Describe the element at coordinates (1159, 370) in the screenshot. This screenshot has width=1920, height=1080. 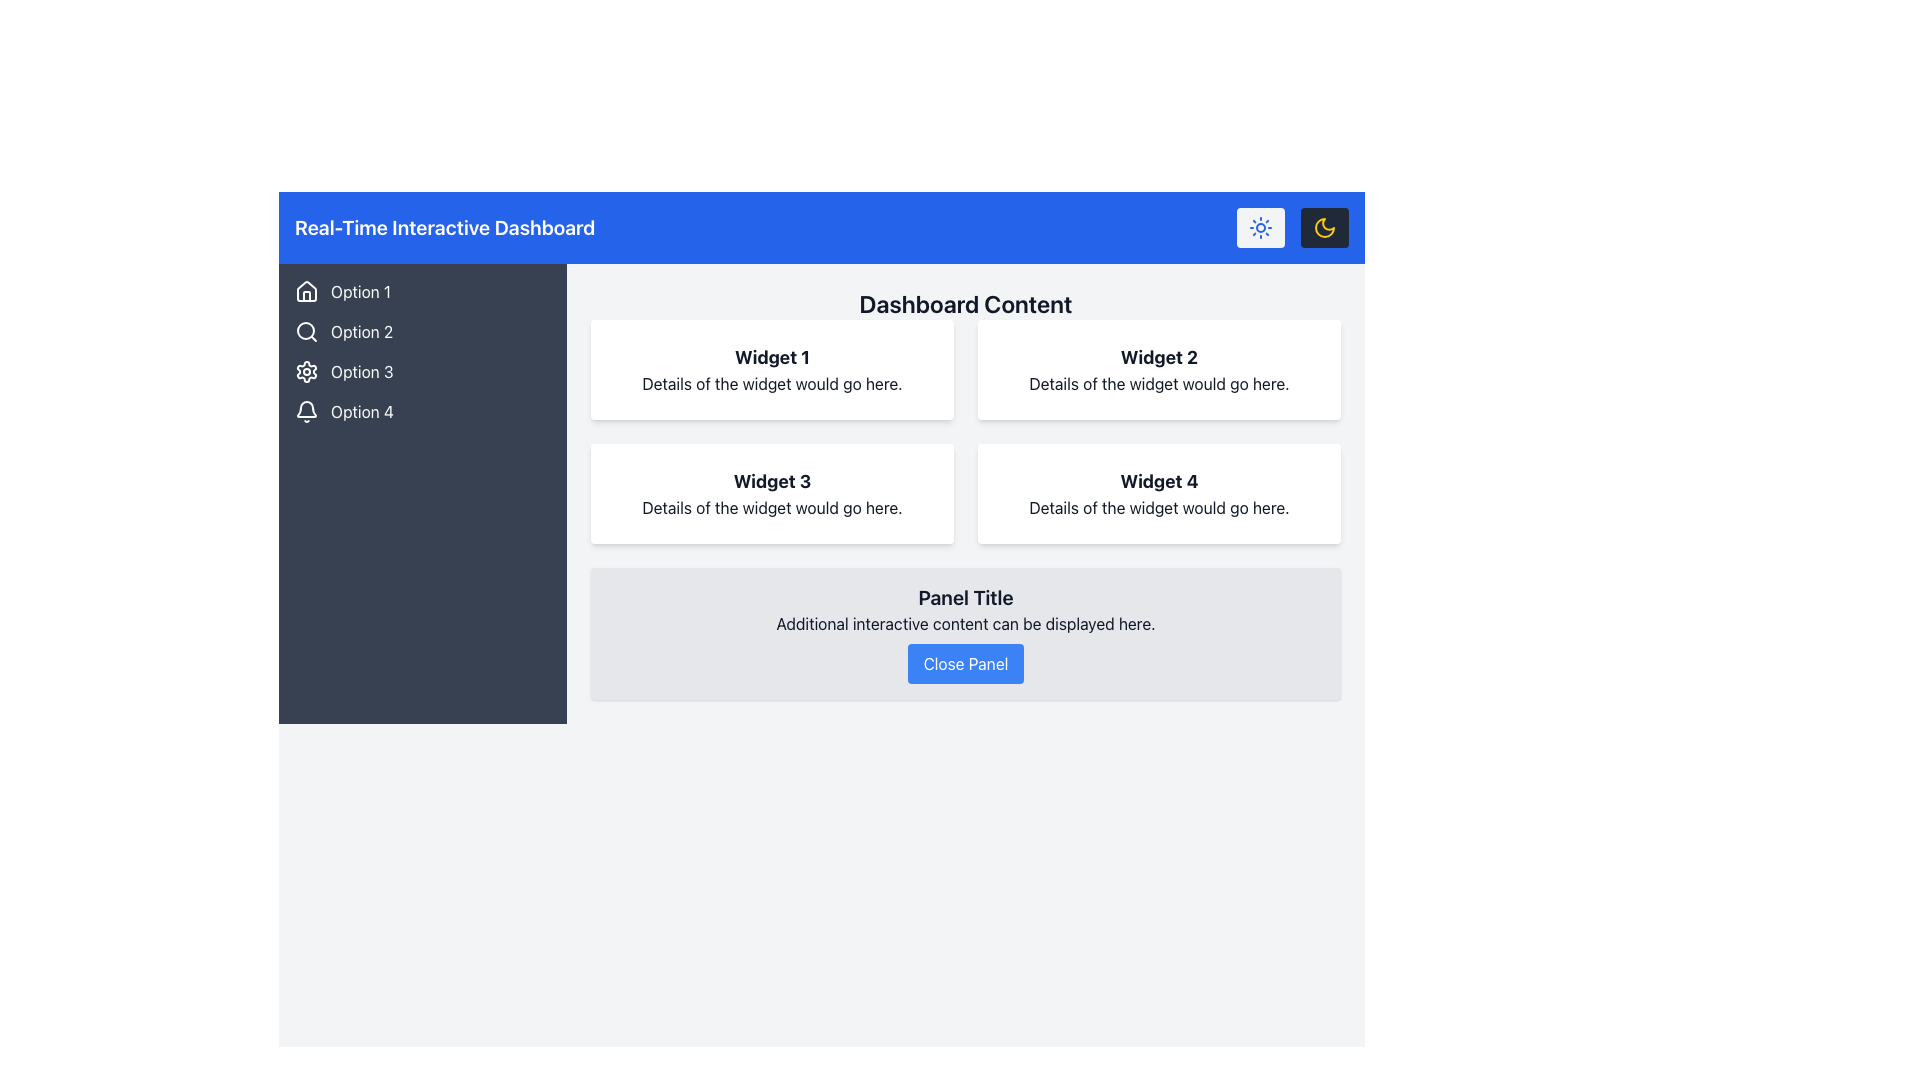
I see `the informational card located in the top-right section of the dashboard, specifically the second card in a two-by-two layout next to 'Widget 1'` at that location.